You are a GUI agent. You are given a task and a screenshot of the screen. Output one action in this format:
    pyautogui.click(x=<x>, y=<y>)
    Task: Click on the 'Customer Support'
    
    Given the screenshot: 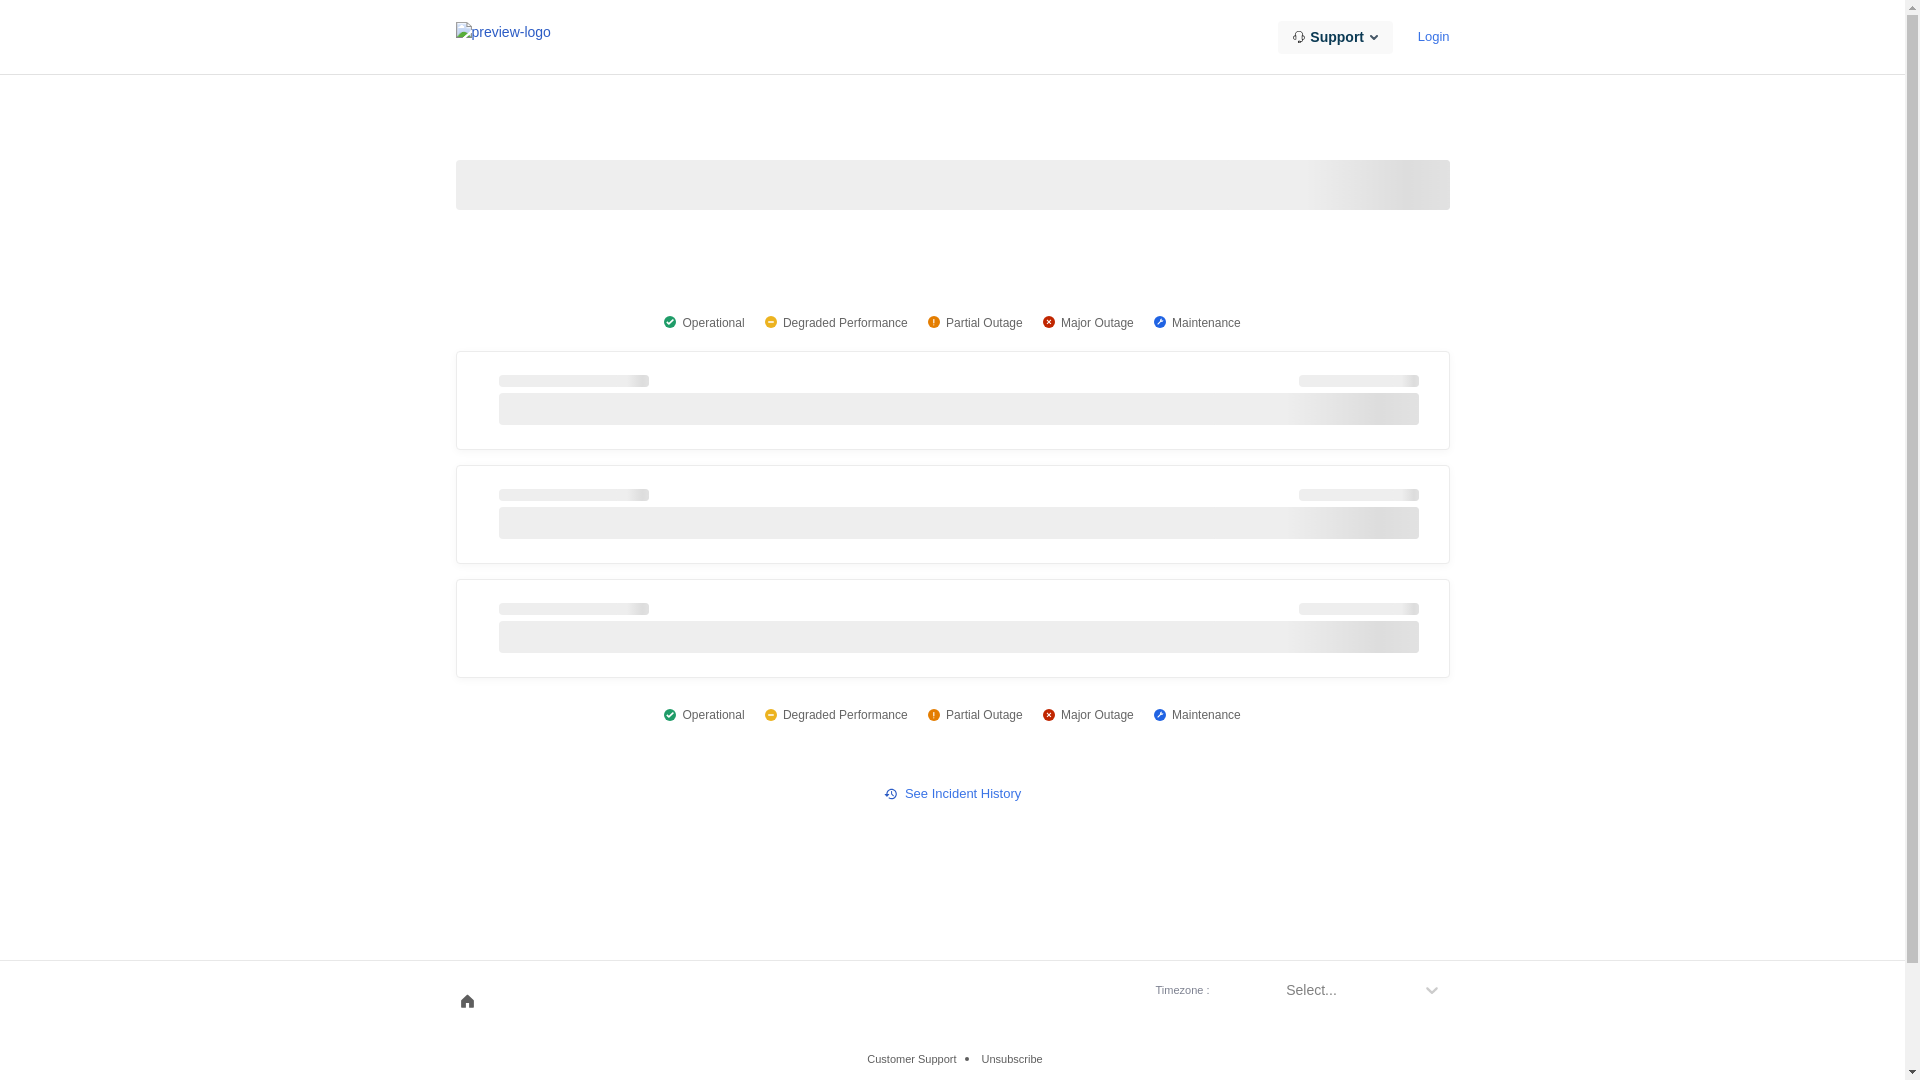 What is the action you would take?
    pyautogui.click(x=862, y=1058)
    